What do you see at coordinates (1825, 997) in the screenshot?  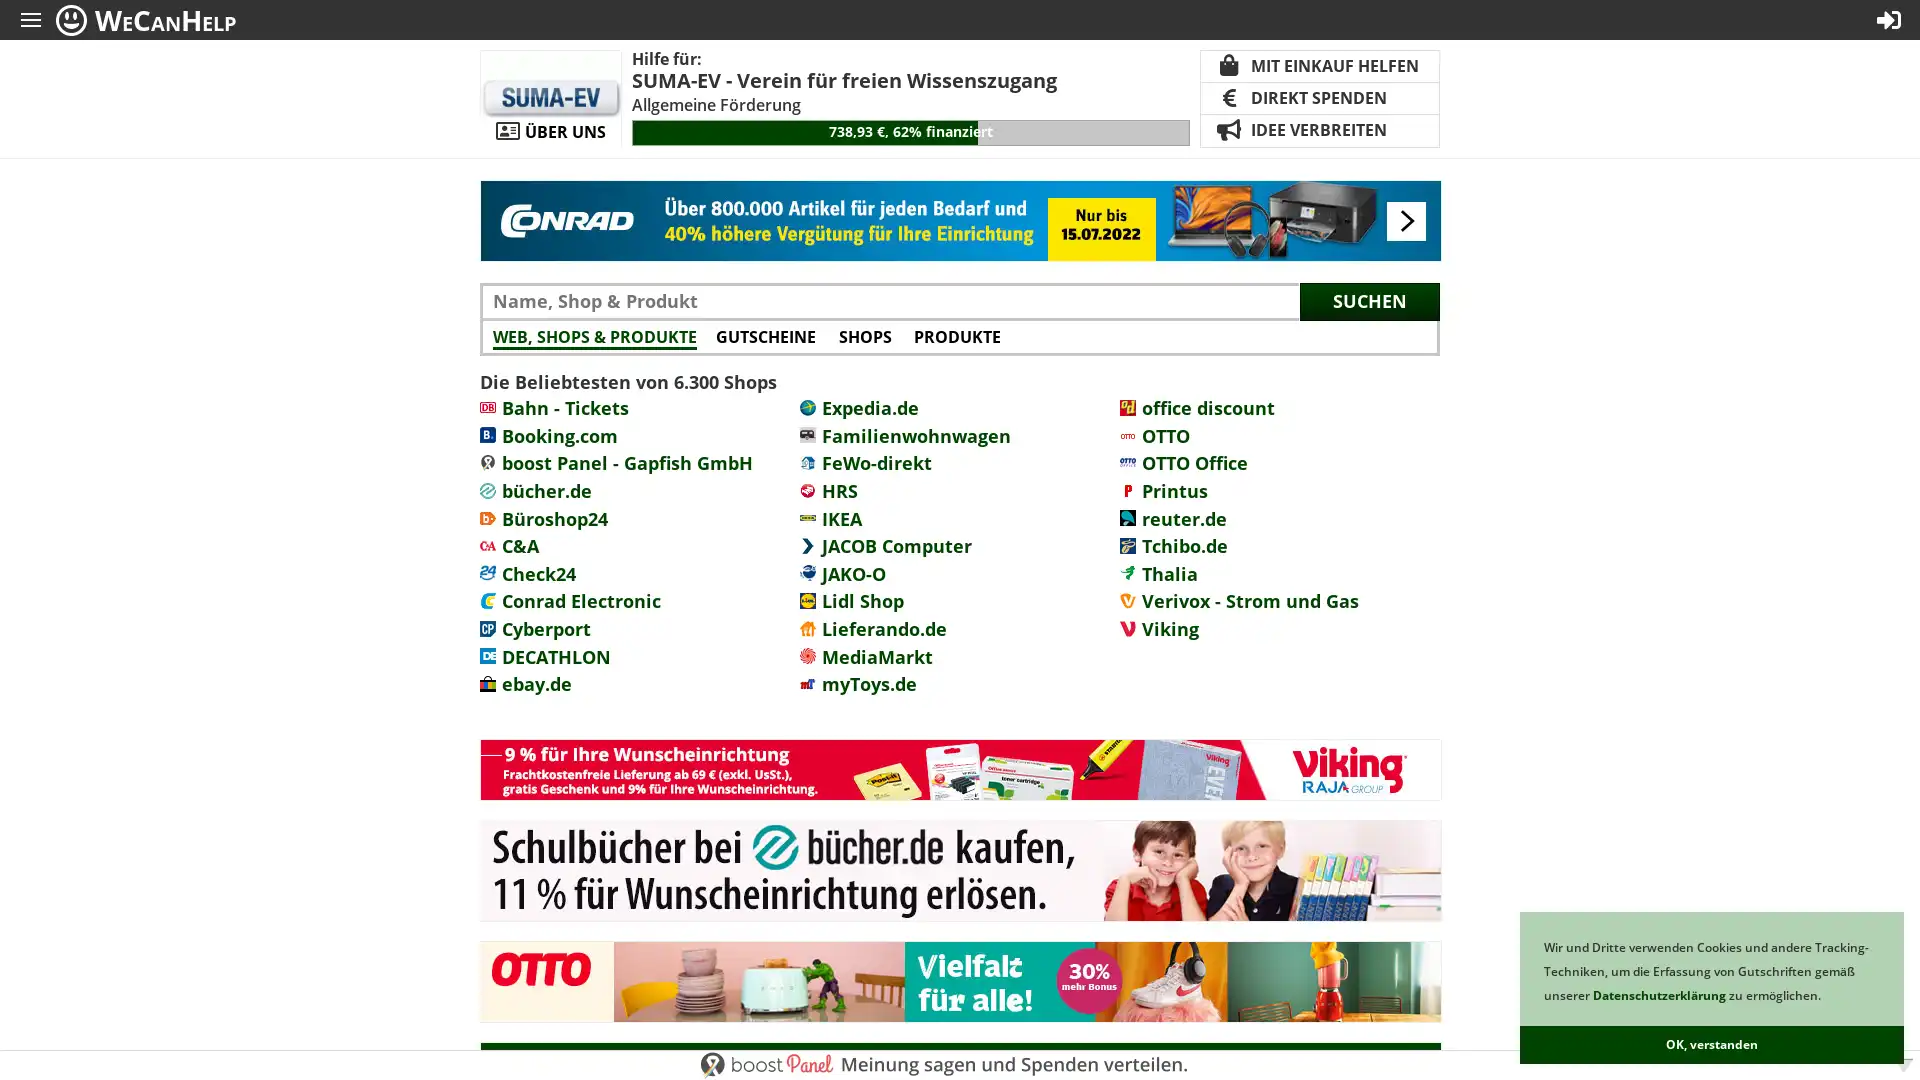 I see `learn more about cookies` at bounding box center [1825, 997].